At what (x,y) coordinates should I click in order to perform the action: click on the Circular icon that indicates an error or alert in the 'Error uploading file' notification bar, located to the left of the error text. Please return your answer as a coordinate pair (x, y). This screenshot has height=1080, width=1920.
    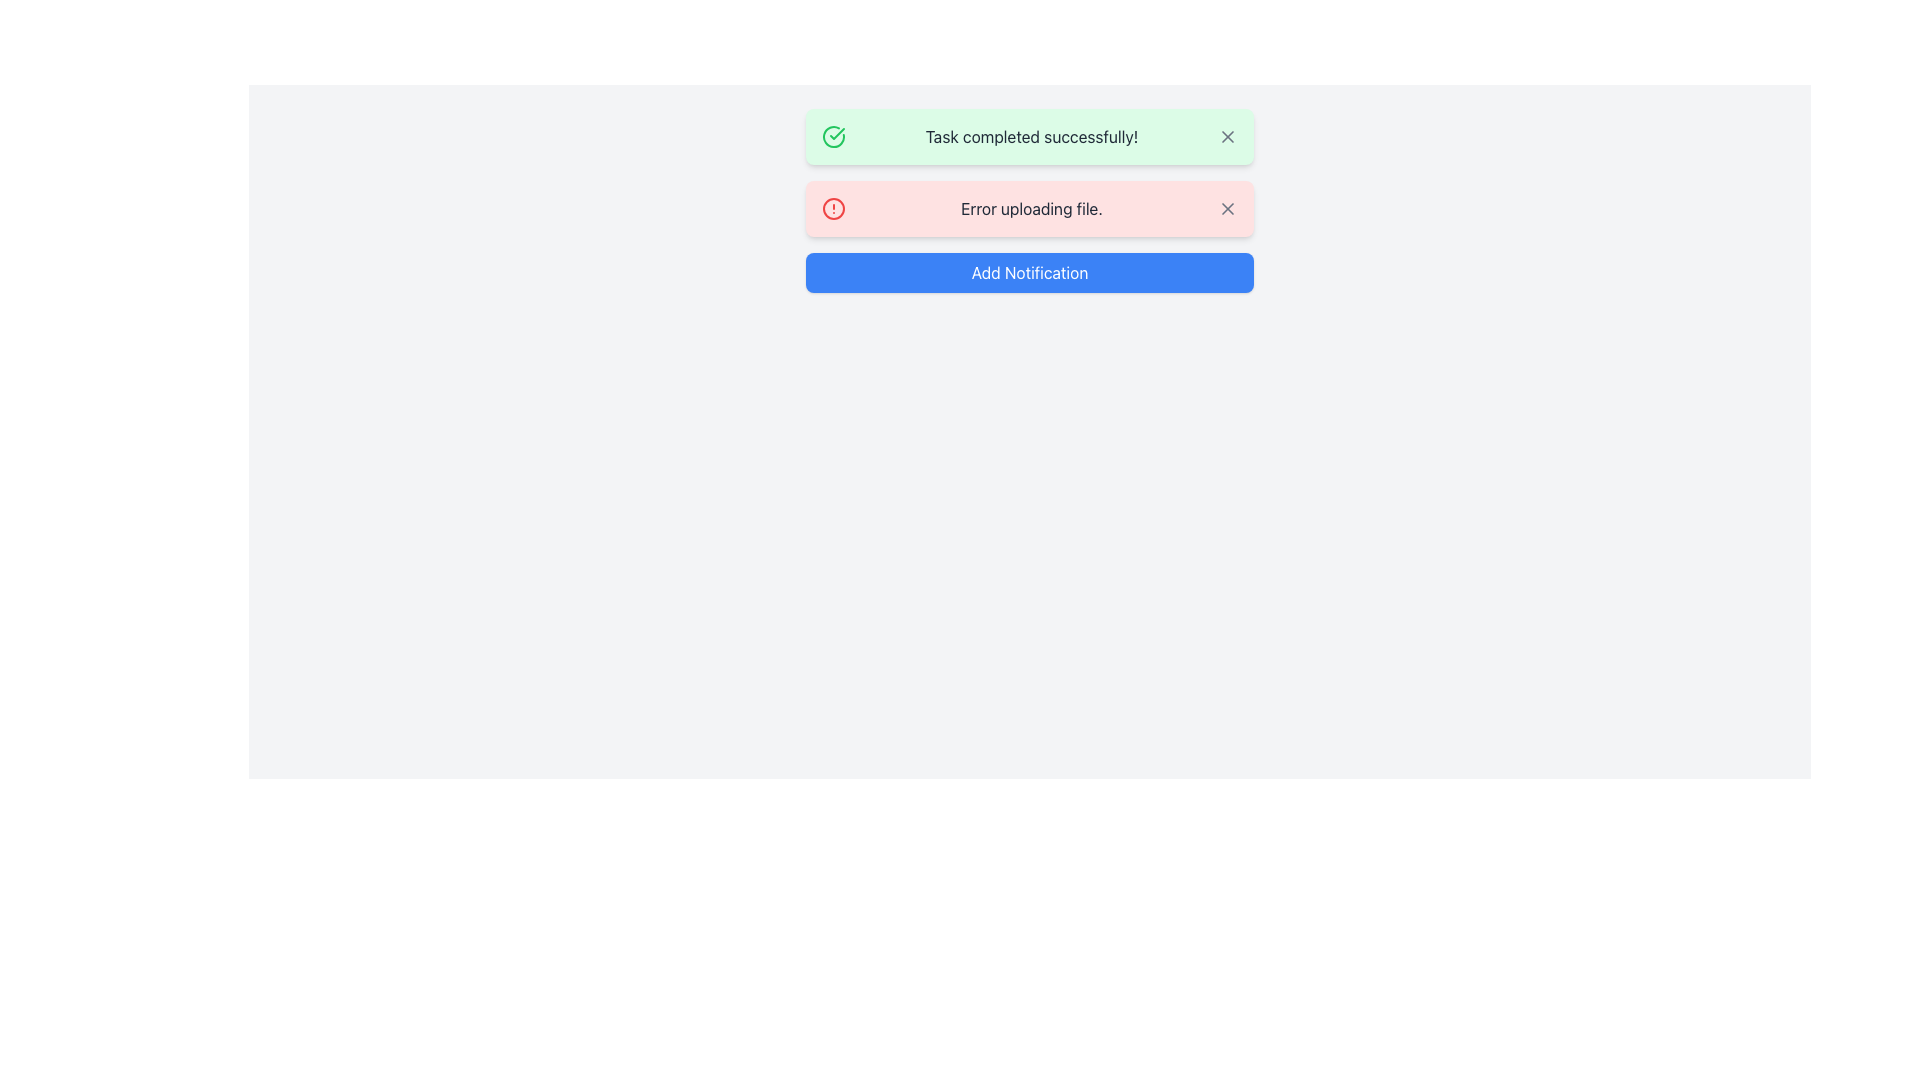
    Looking at the image, I should click on (834, 208).